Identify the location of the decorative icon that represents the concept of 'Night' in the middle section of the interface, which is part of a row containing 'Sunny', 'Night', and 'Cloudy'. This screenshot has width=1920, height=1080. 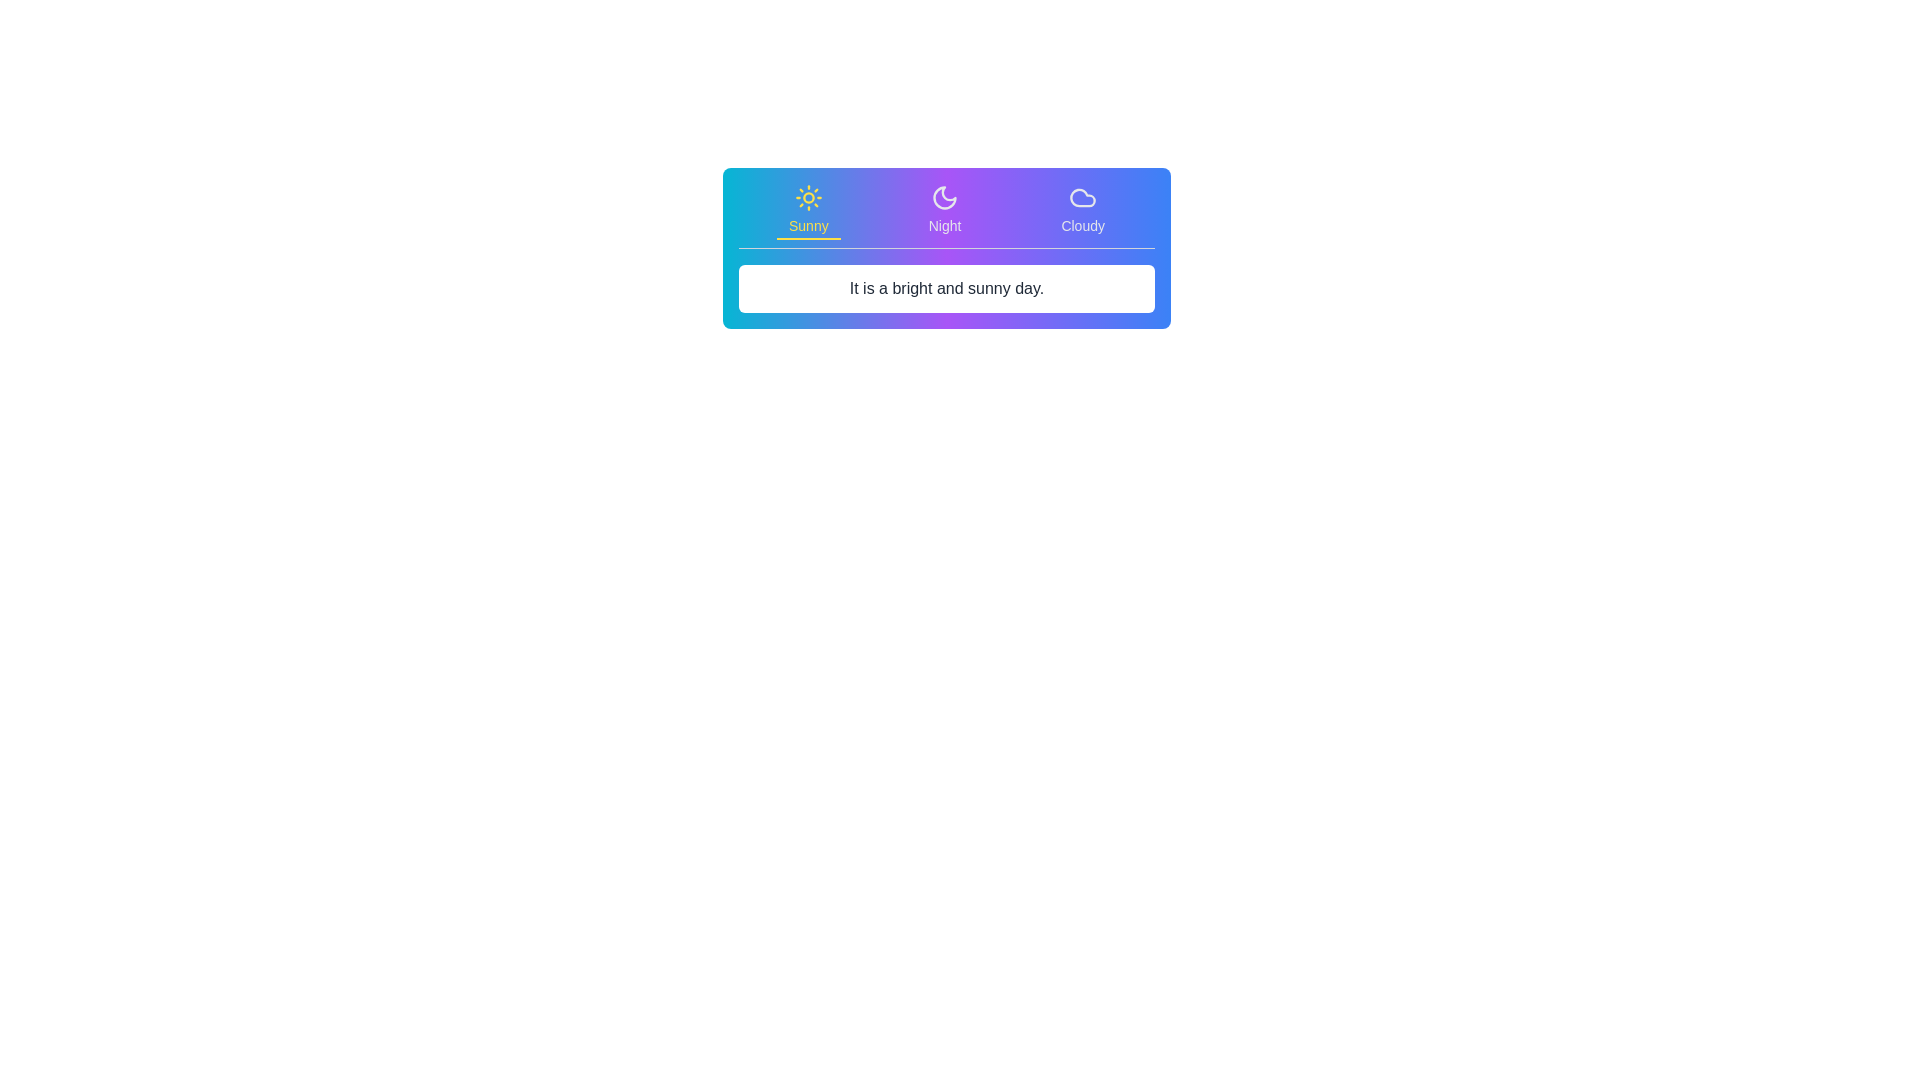
(944, 197).